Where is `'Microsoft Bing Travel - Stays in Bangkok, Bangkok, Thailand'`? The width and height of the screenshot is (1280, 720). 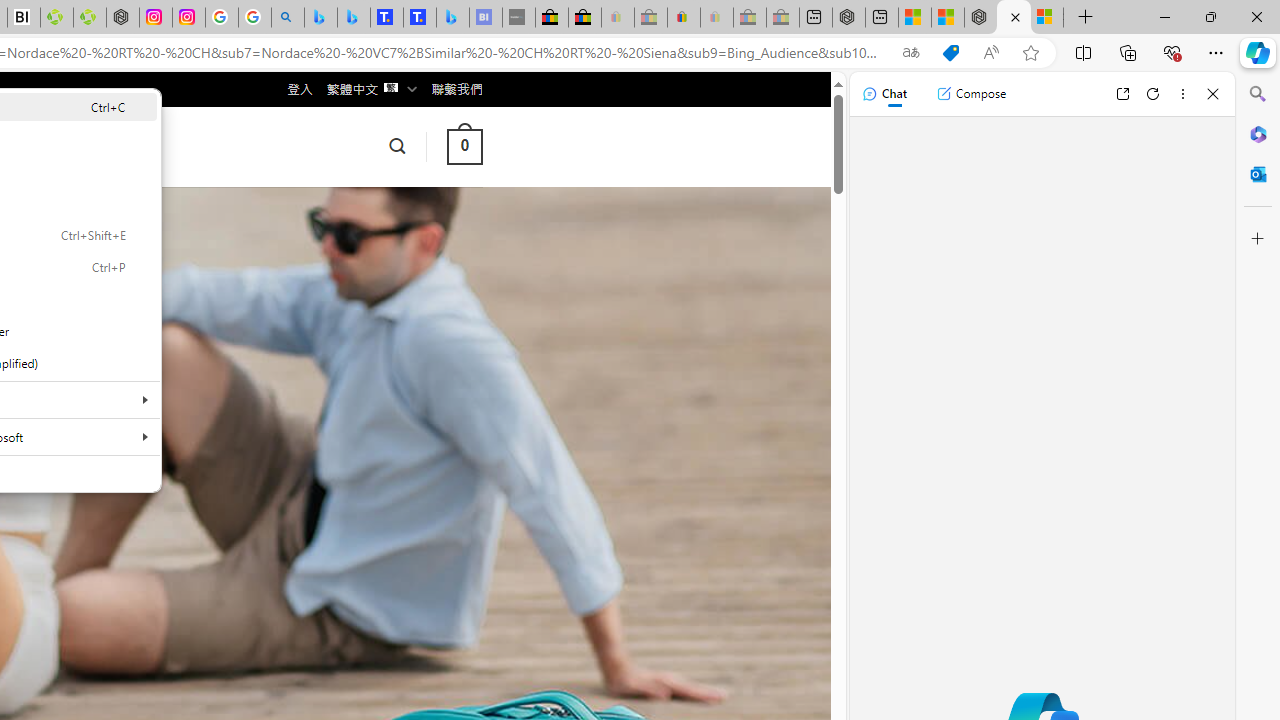
'Microsoft Bing Travel - Stays in Bangkok, Bangkok, Thailand' is located at coordinates (353, 17).